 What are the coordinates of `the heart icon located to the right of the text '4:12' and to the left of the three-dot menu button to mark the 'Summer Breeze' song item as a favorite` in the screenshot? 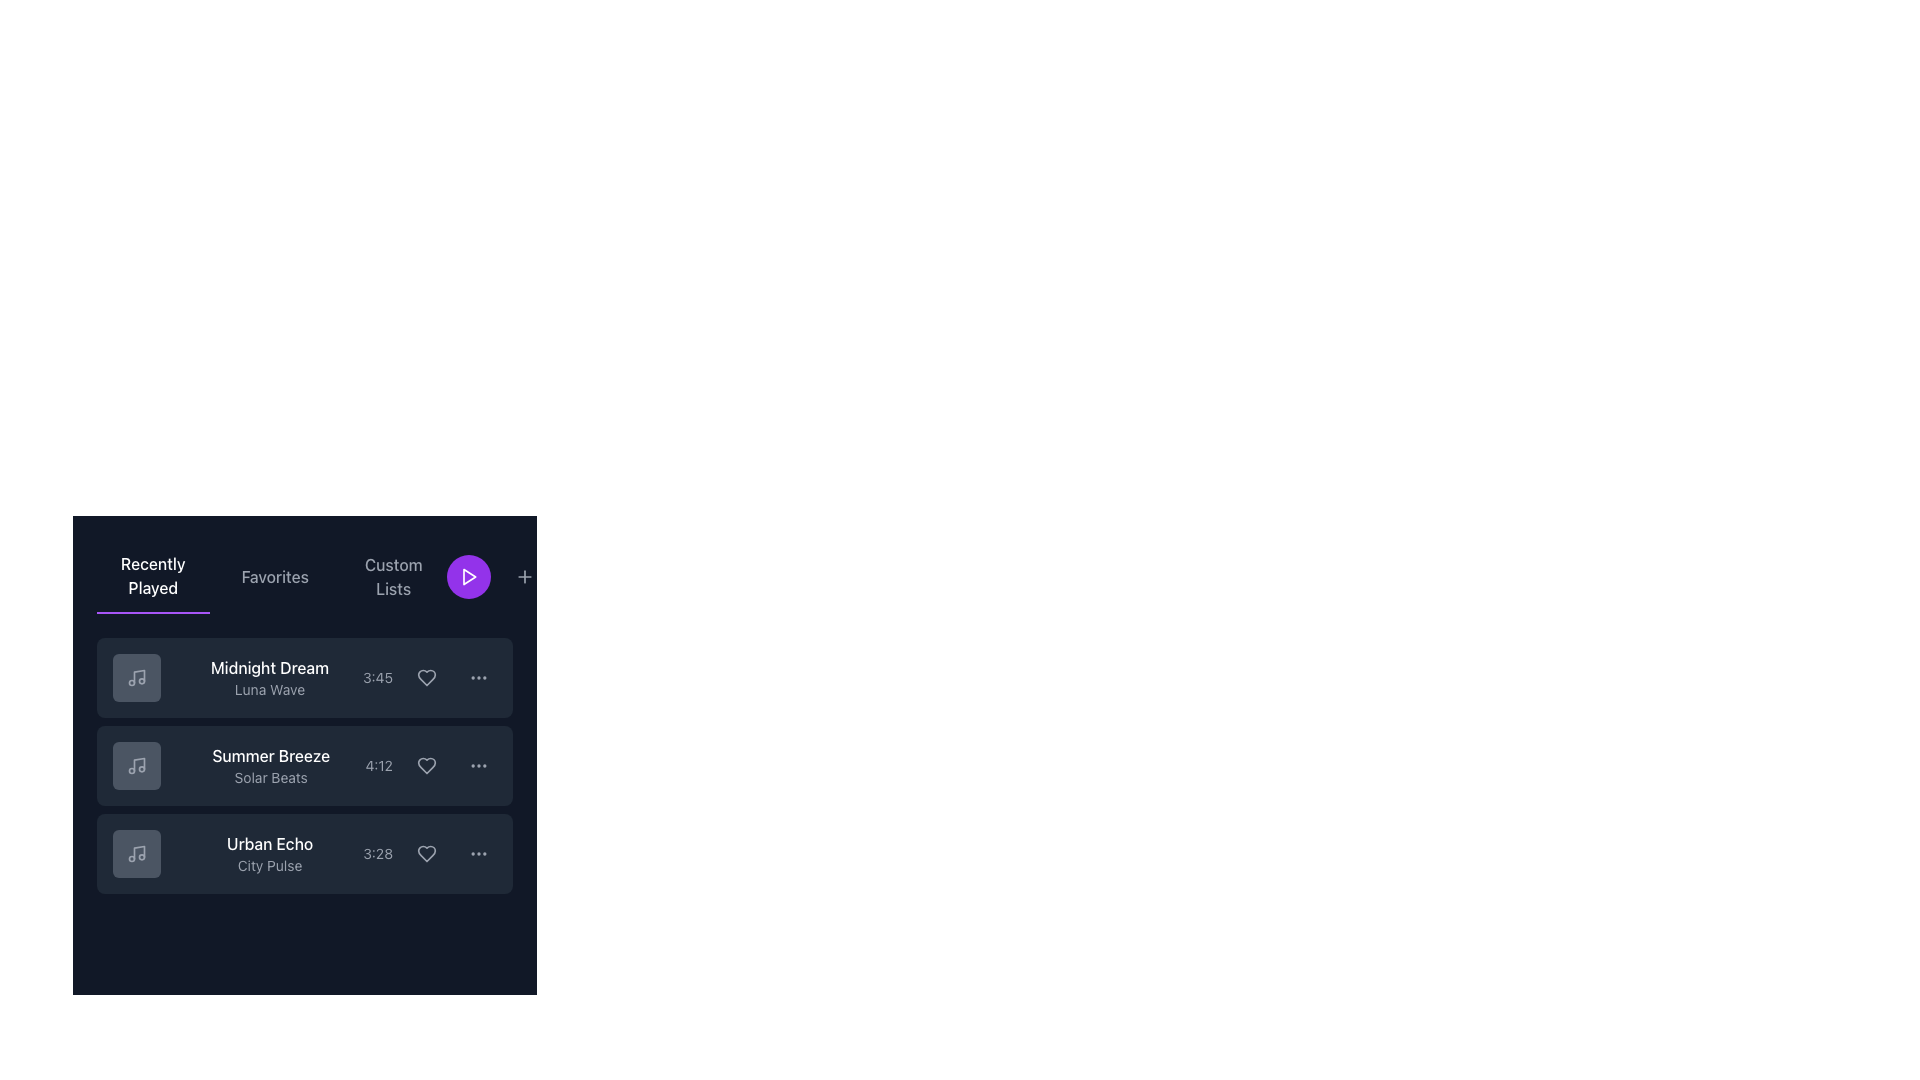 It's located at (430, 765).